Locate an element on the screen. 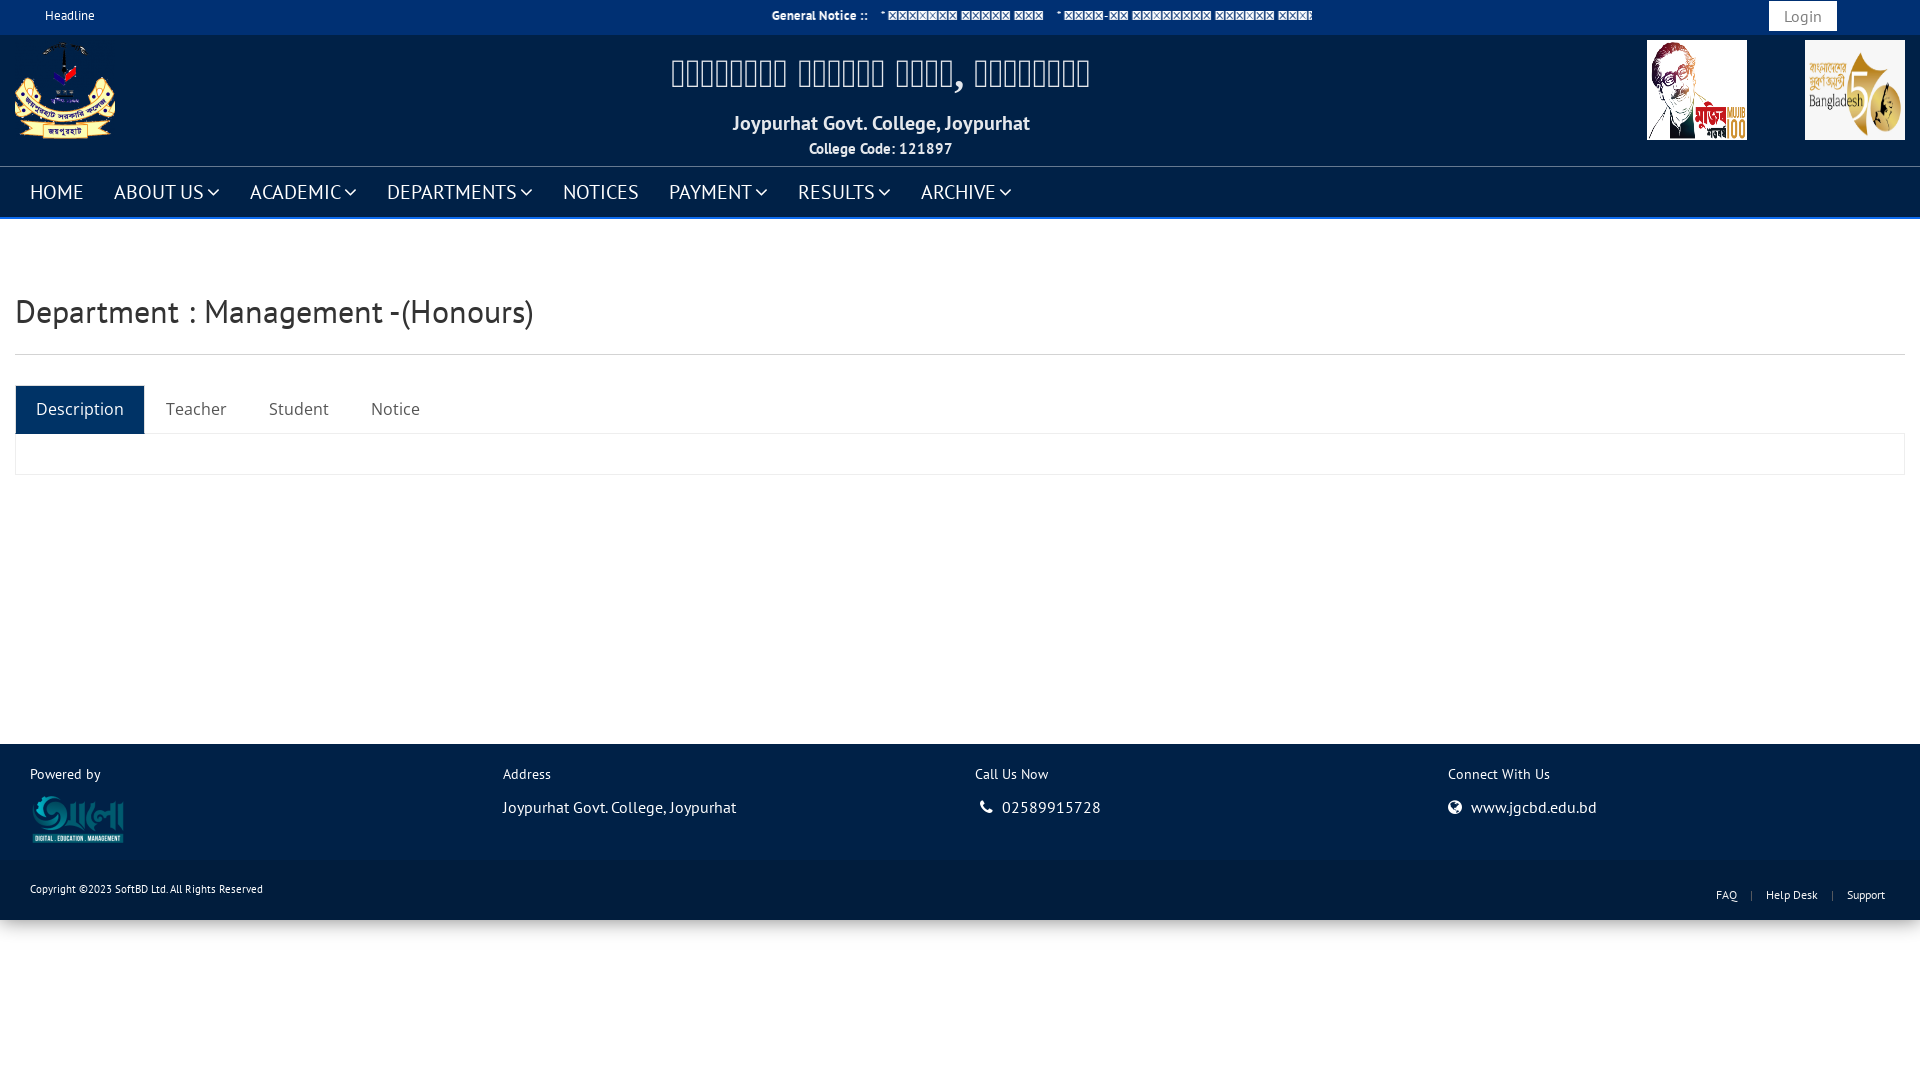 The height and width of the screenshot is (1080, 1920). 'Notice' is located at coordinates (350, 408).